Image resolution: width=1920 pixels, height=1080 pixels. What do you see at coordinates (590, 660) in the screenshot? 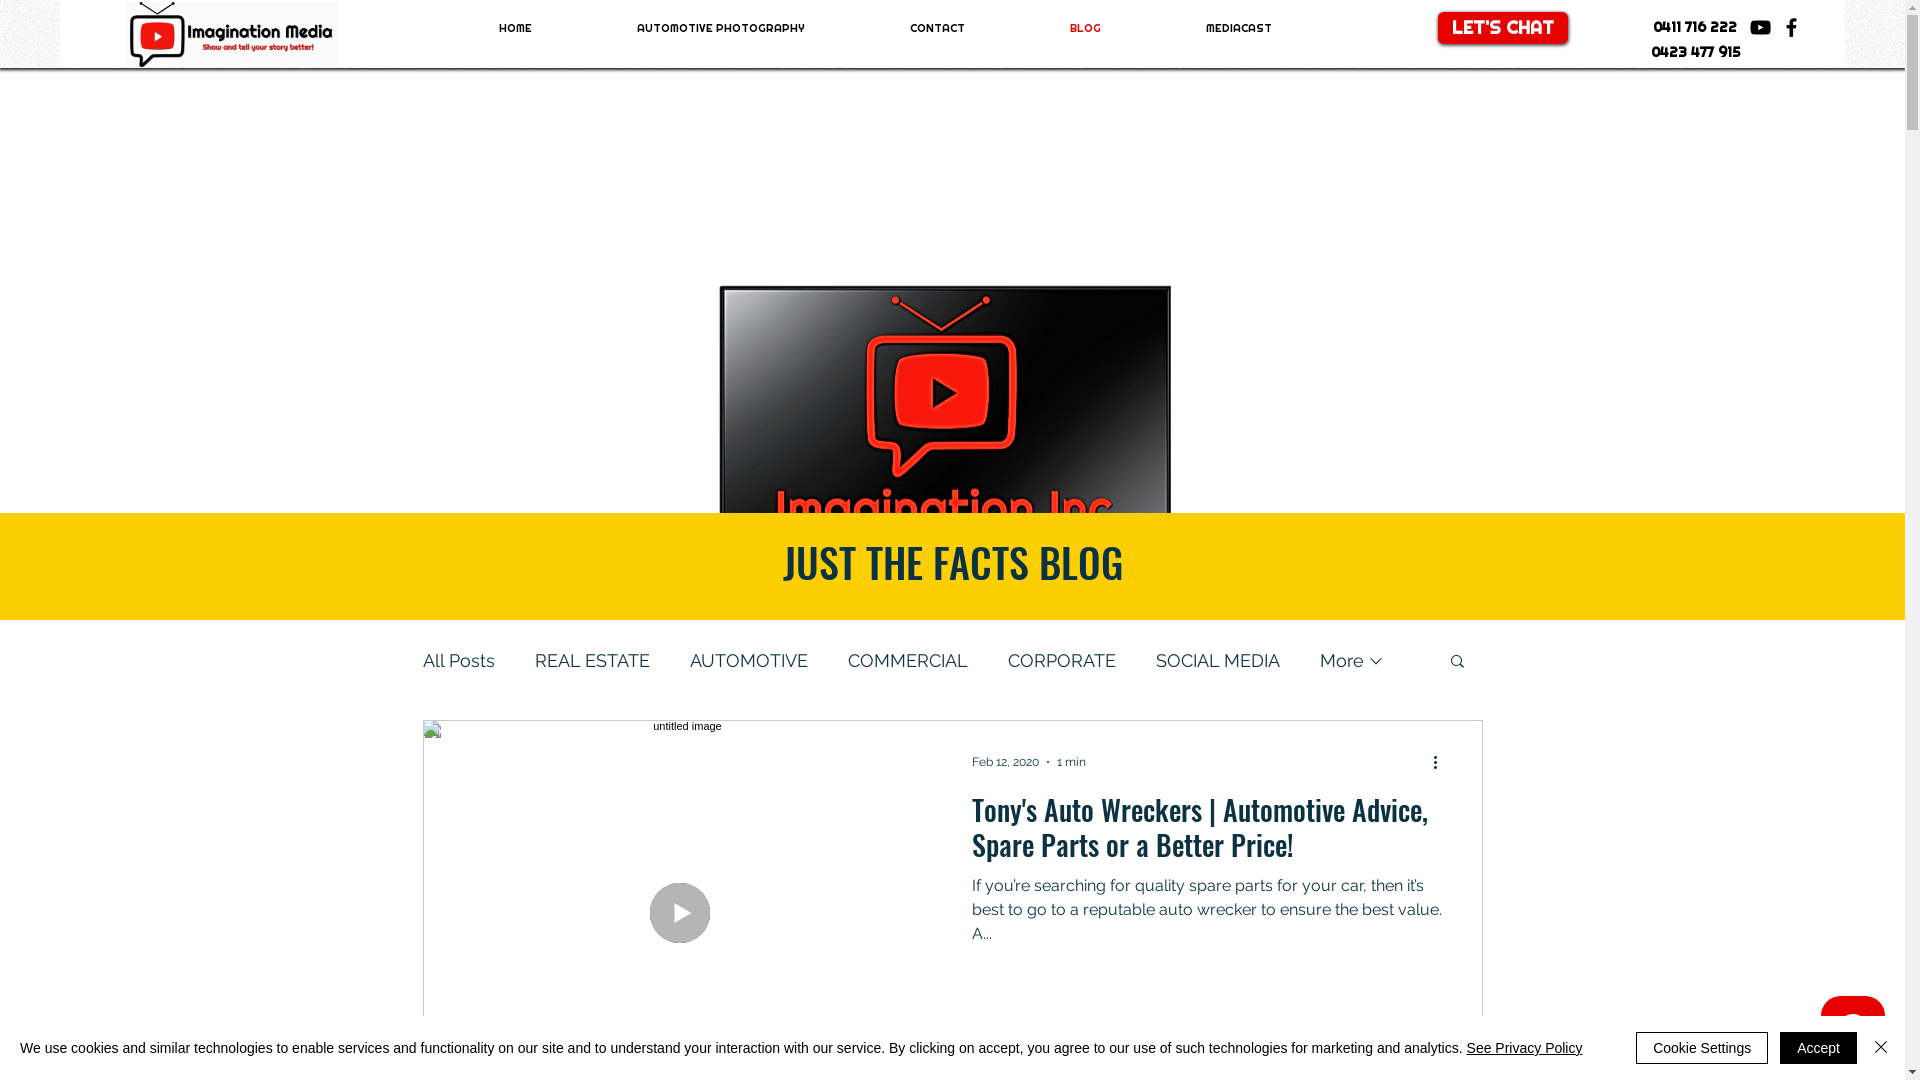
I see `'REAL ESTATE'` at bounding box center [590, 660].